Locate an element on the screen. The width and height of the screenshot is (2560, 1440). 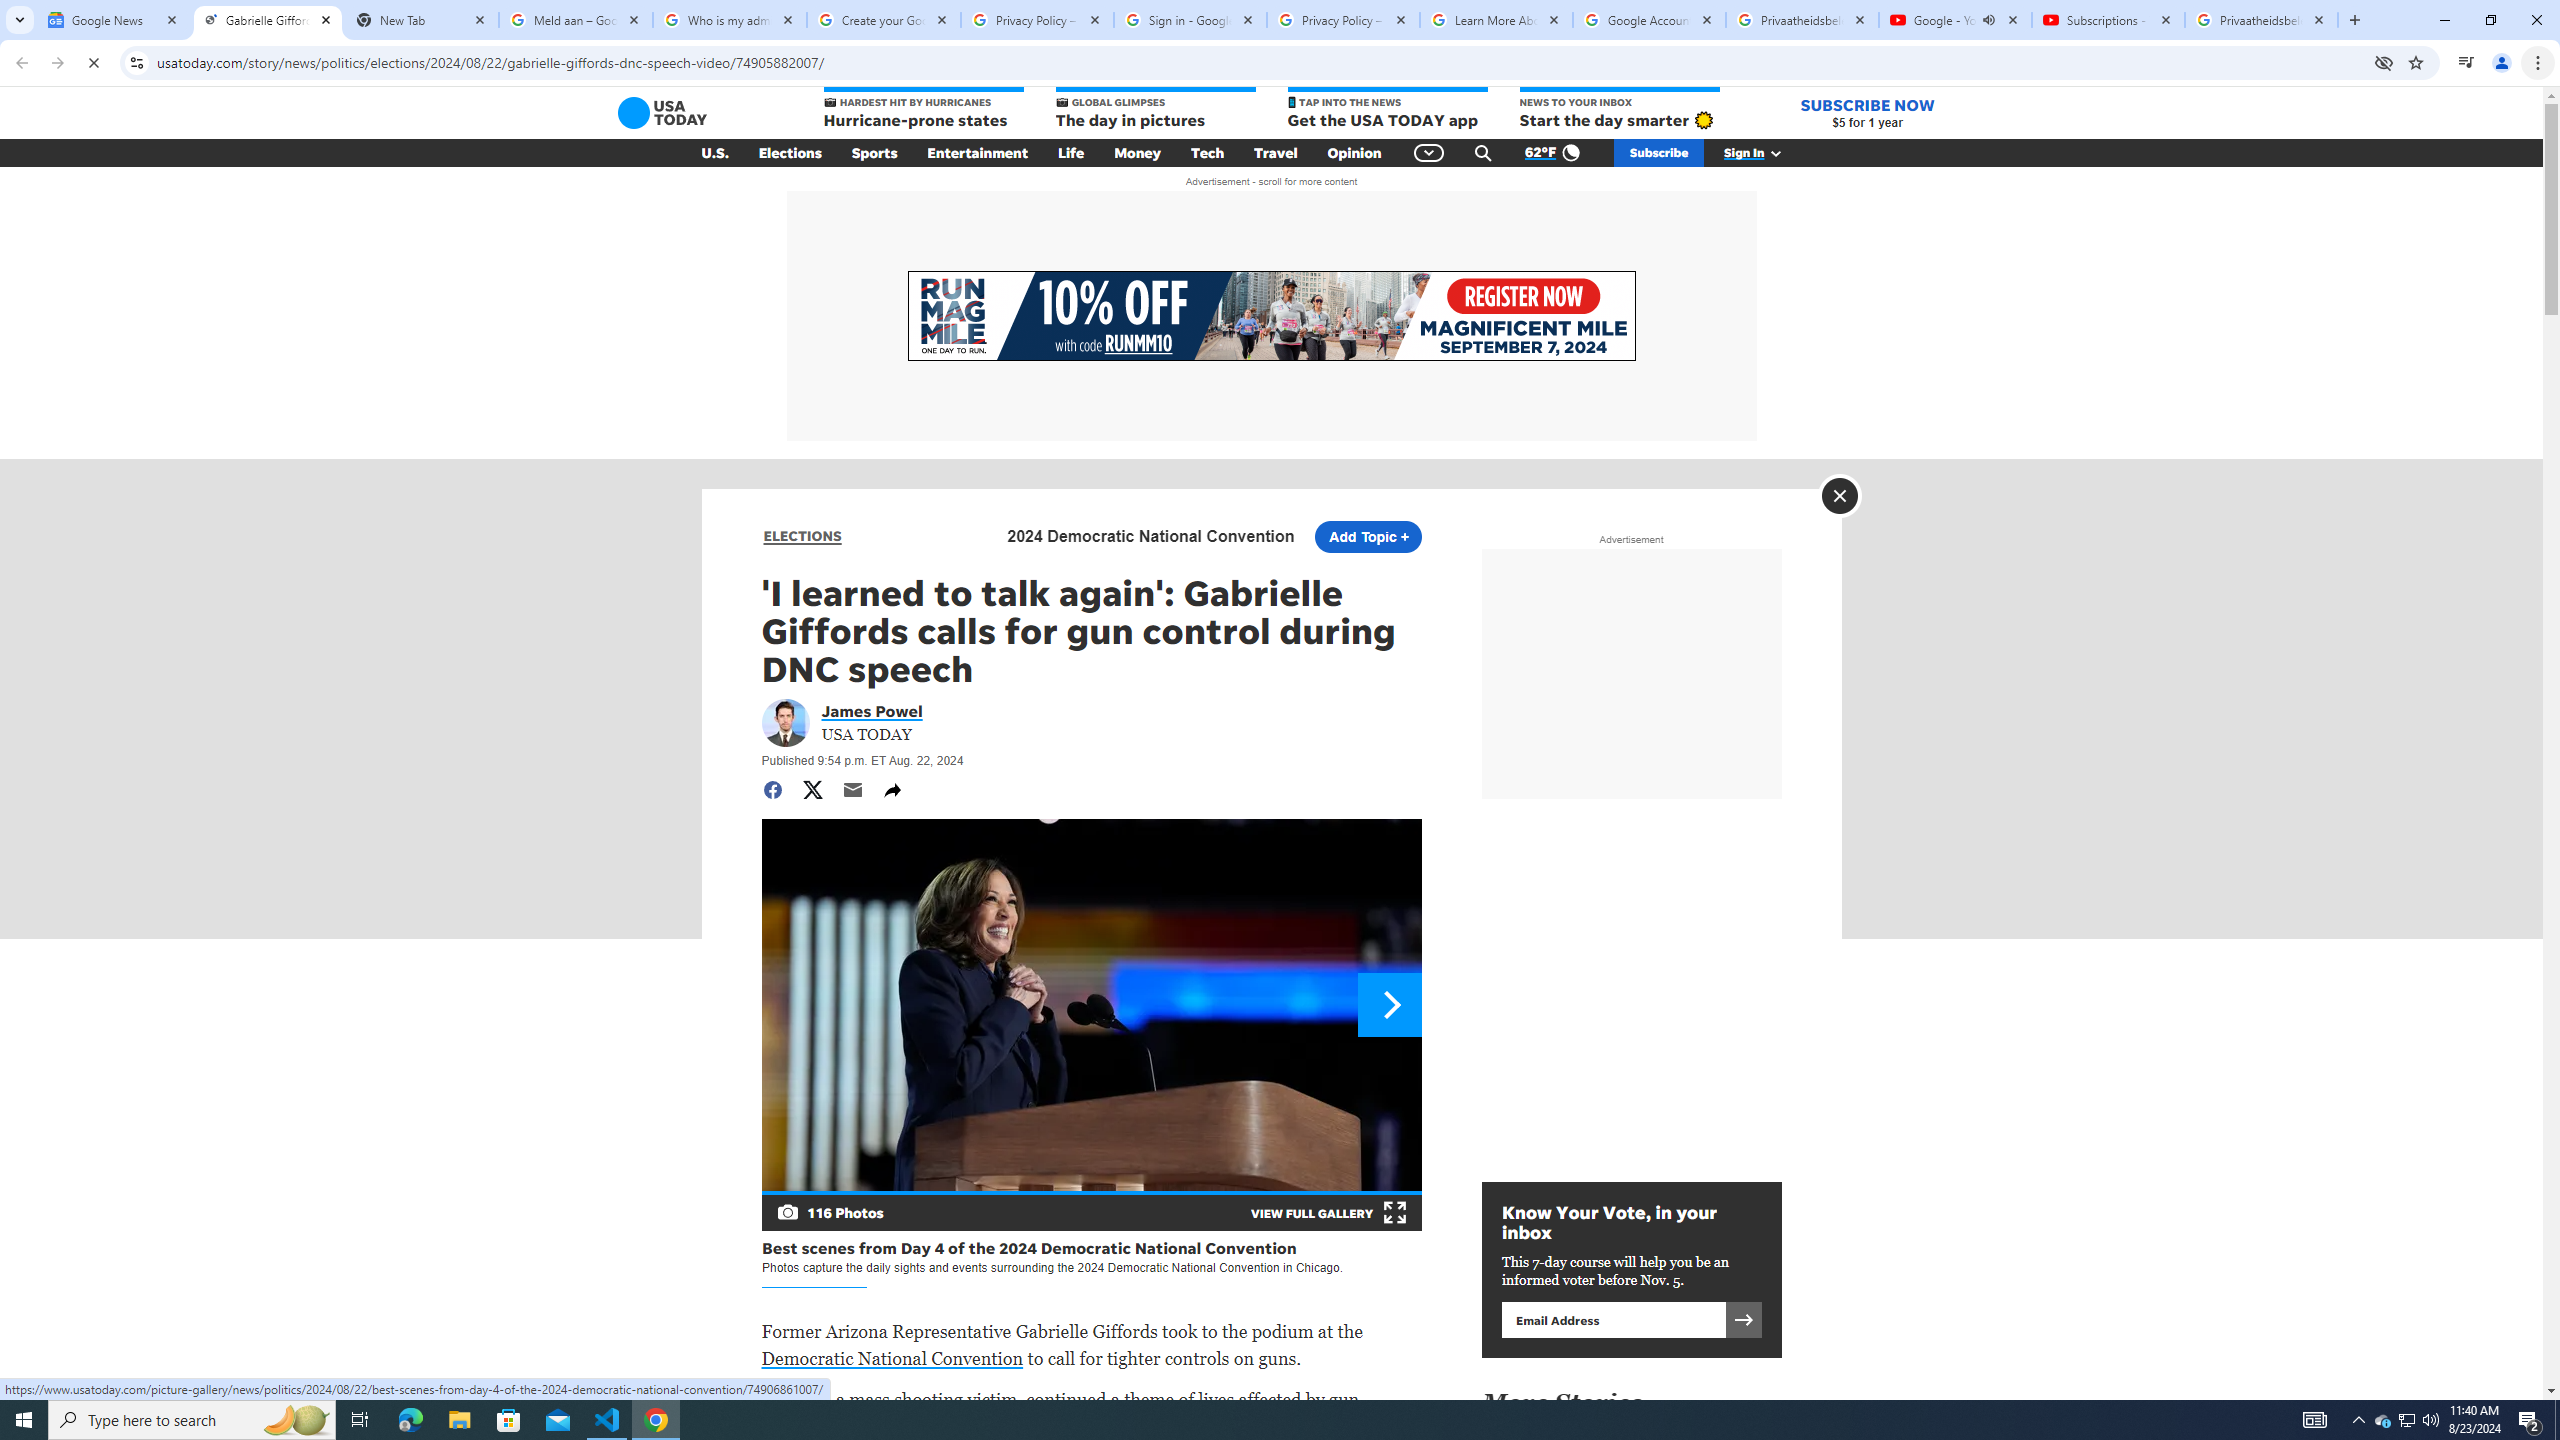
'Subscriptions - YouTube' is located at coordinates (2107, 19).